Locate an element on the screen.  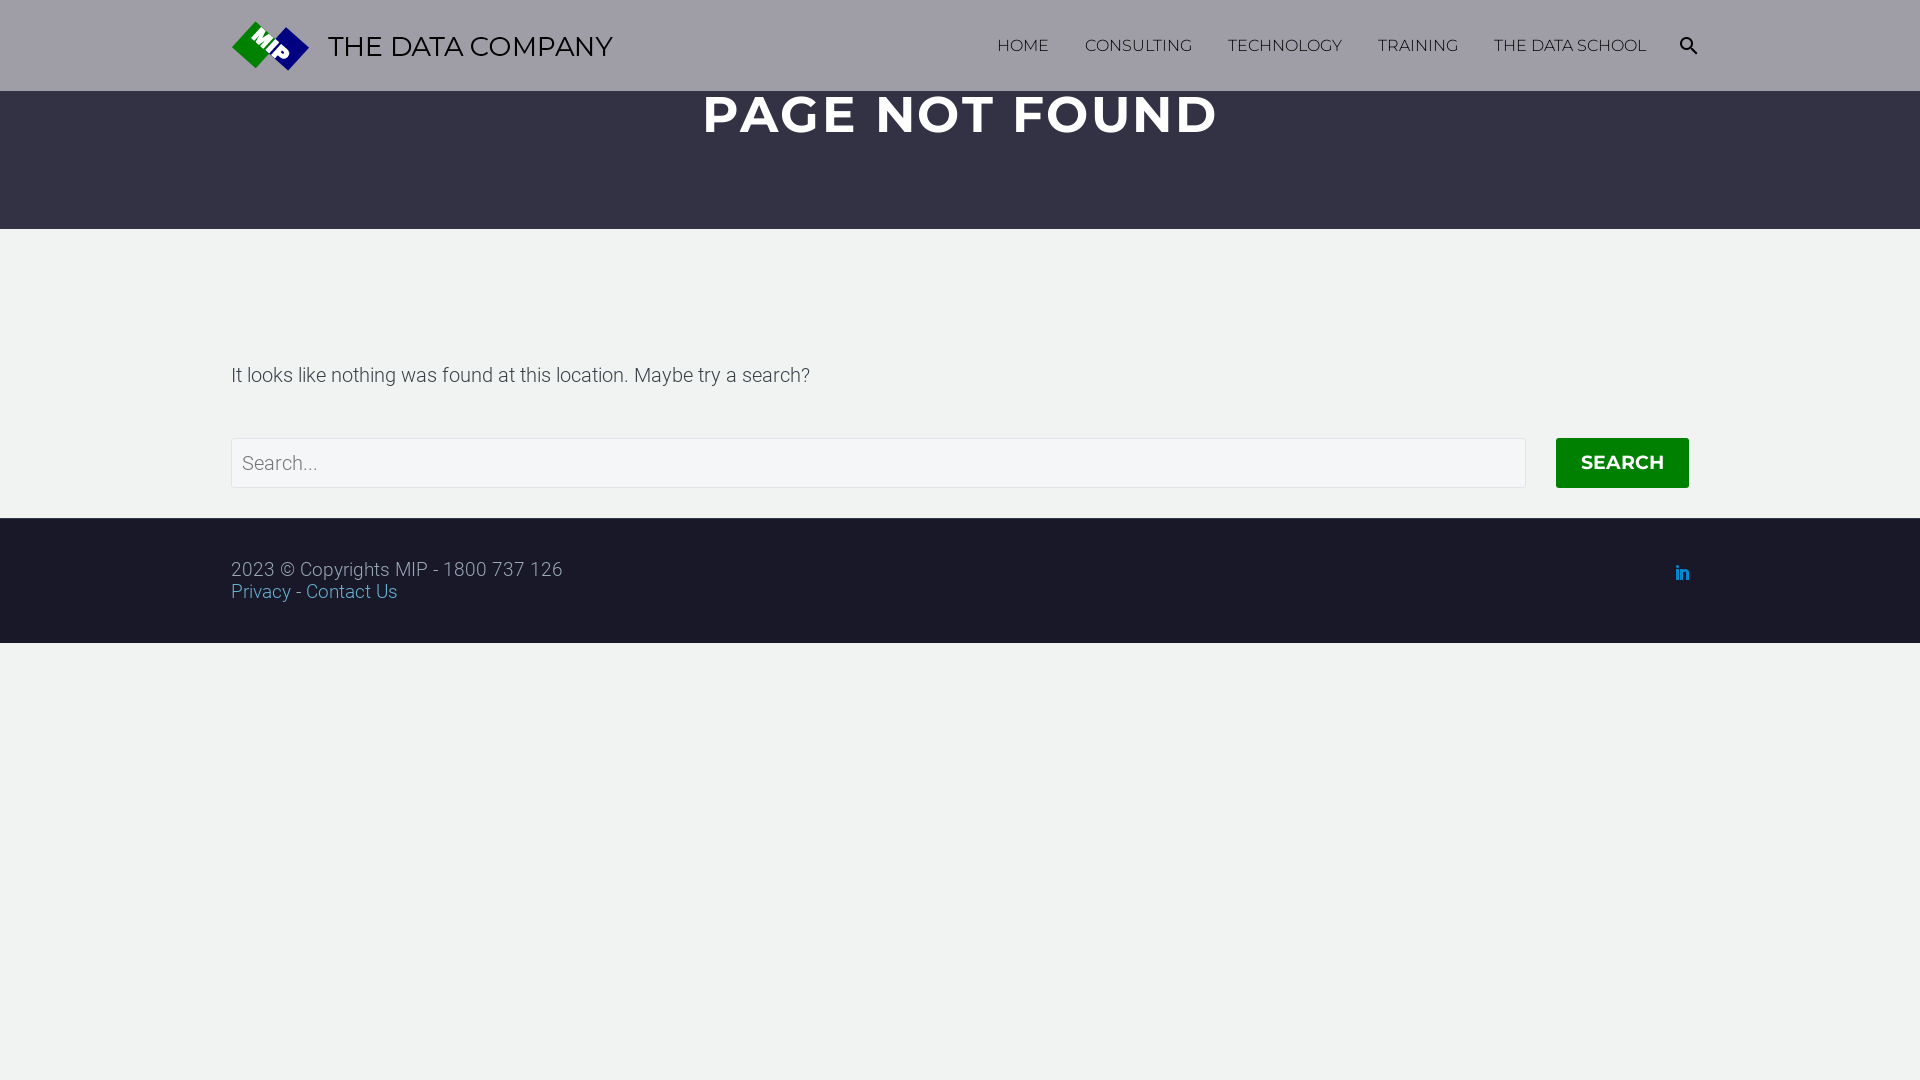
'Privacy' is located at coordinates (259, 590).